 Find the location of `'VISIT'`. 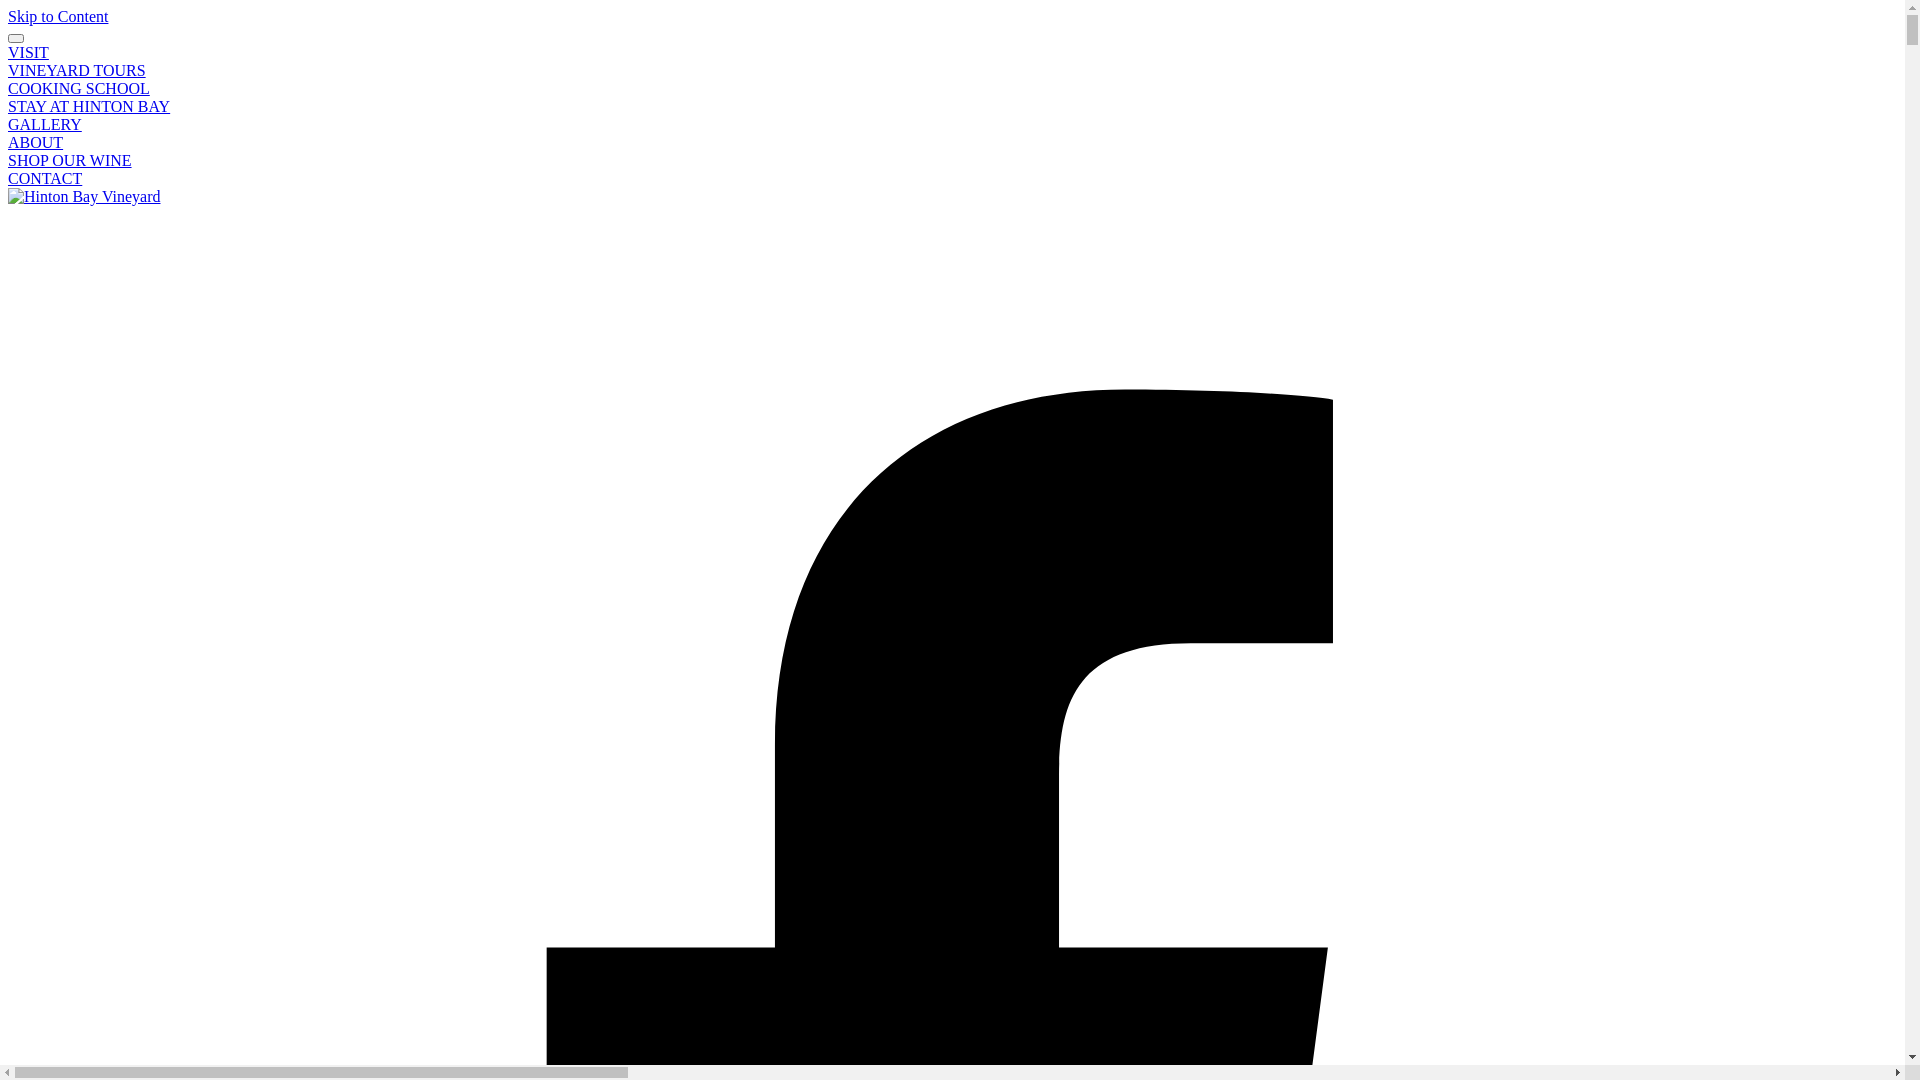

'VISIT' is located at coordinates (28, 51).